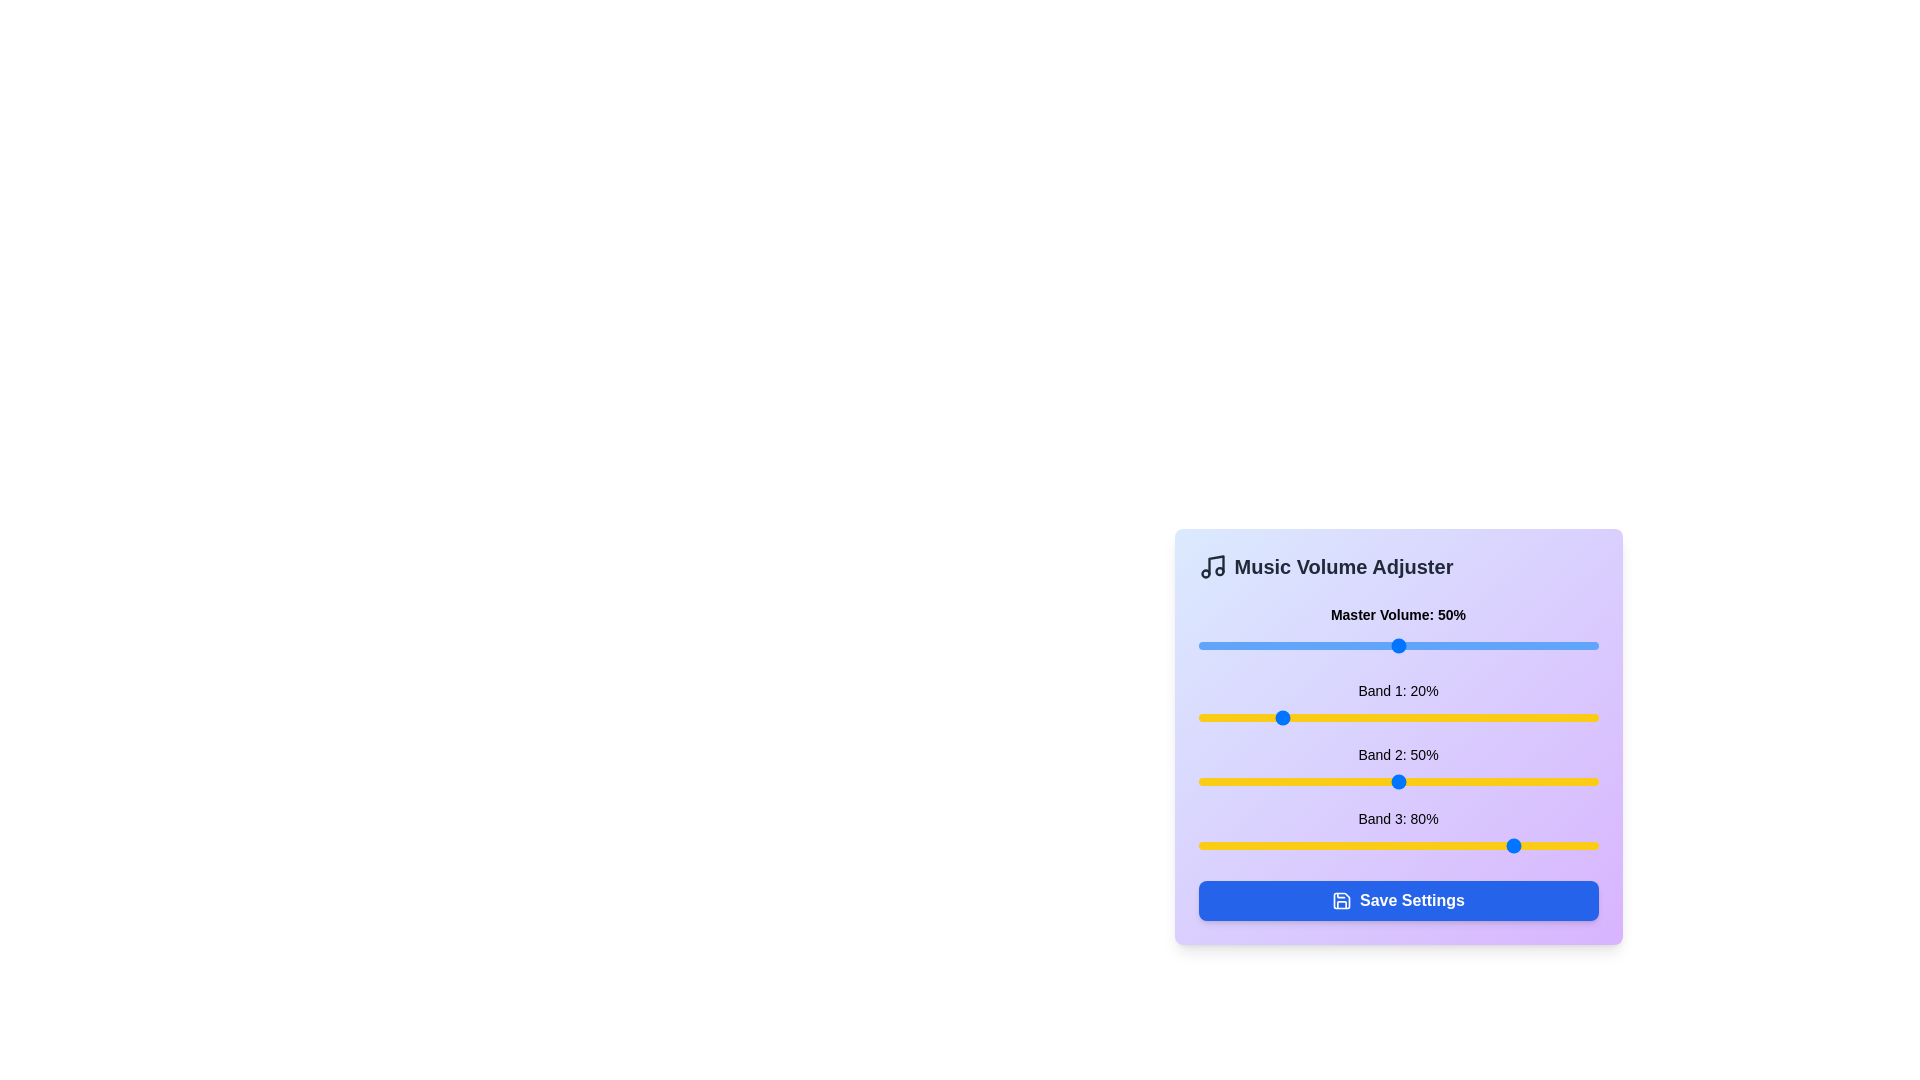 The width and height of the screenshot is (1920, 1080). What do you see at coordinates (1221, 781) in the screenshot?
I see `'Band 2' value` at bounding box center [1221, 781].